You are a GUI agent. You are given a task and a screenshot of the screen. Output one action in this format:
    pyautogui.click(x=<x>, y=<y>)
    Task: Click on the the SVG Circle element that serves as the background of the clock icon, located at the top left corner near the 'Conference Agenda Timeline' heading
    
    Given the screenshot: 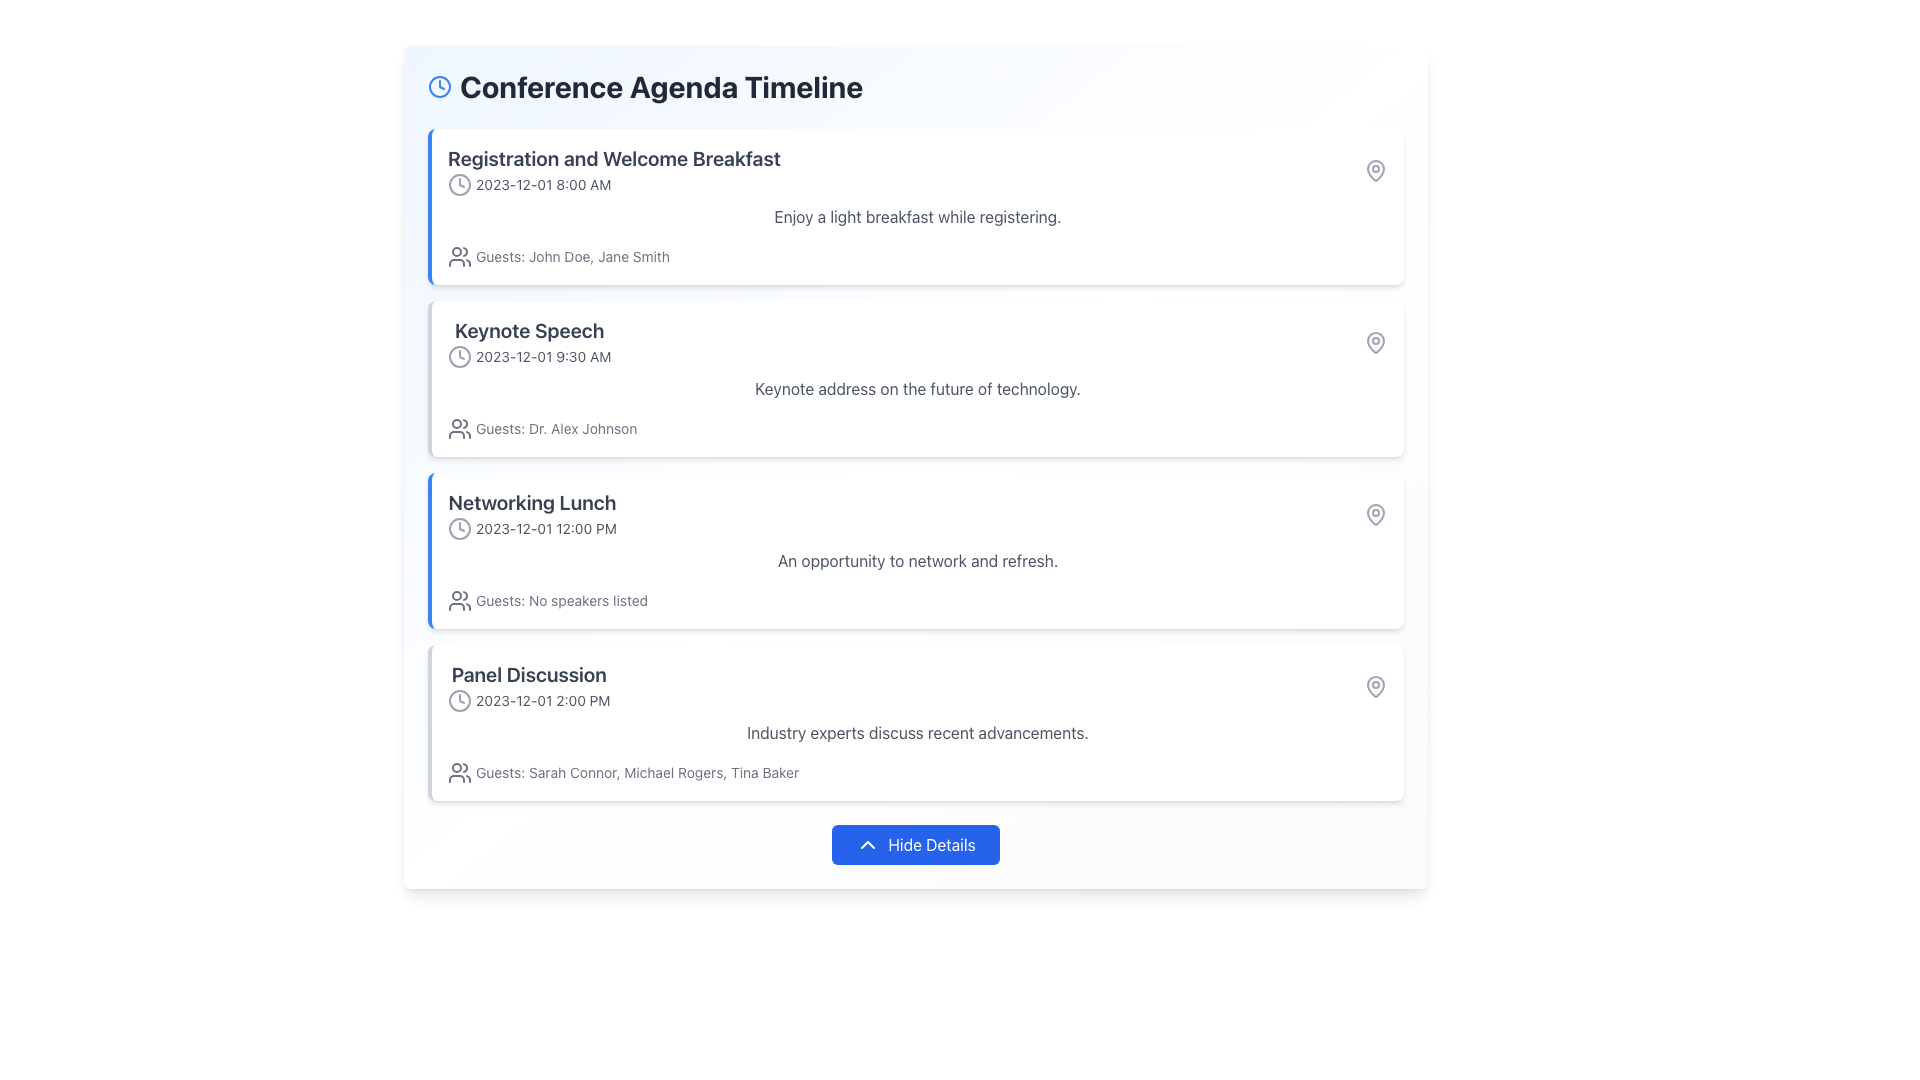 What is the action you would take?
    pyautogui.click(x=439, y=86)
    